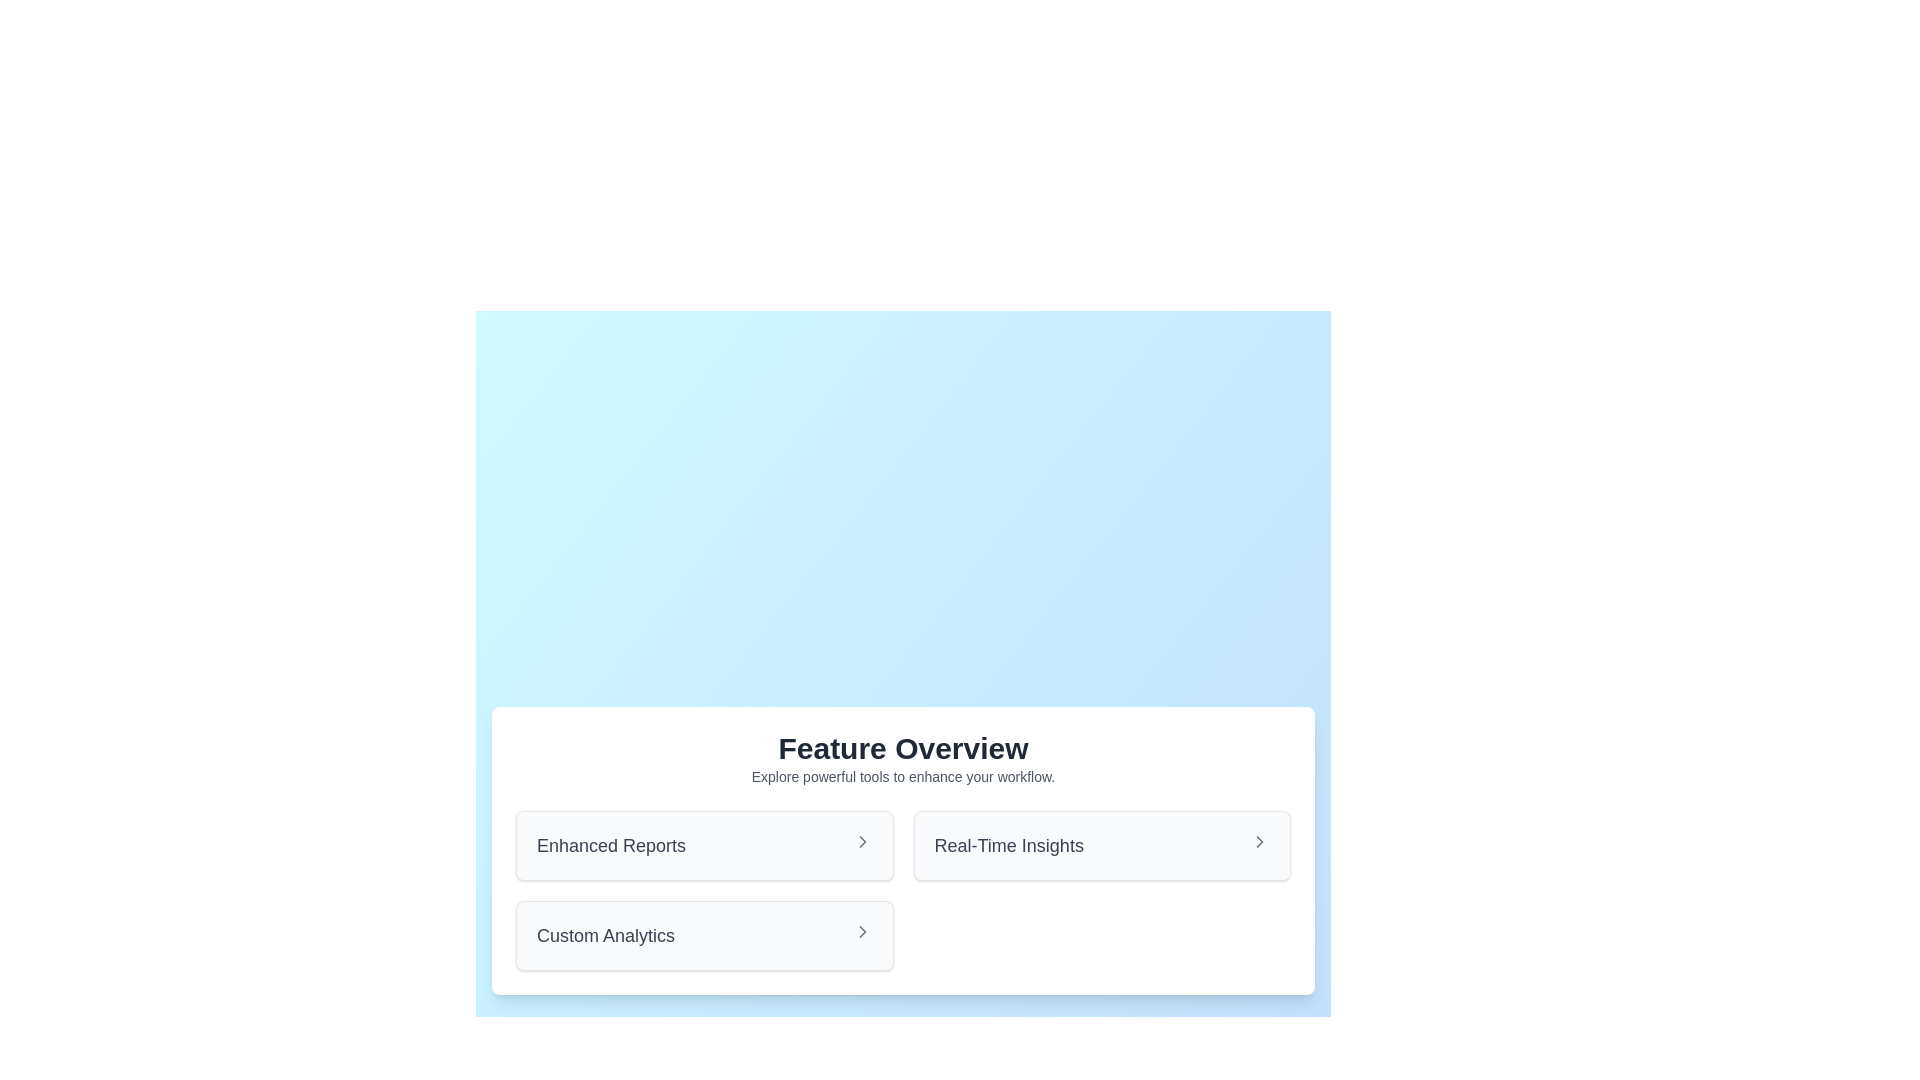 The width and height of the screenshot is (1920, 1080). Describe the element at coordinates (902, 748) in the screenshot. I see `text header labeled 'Feature Overview' that is prominently displayed at the top of the card-like section` at that location.